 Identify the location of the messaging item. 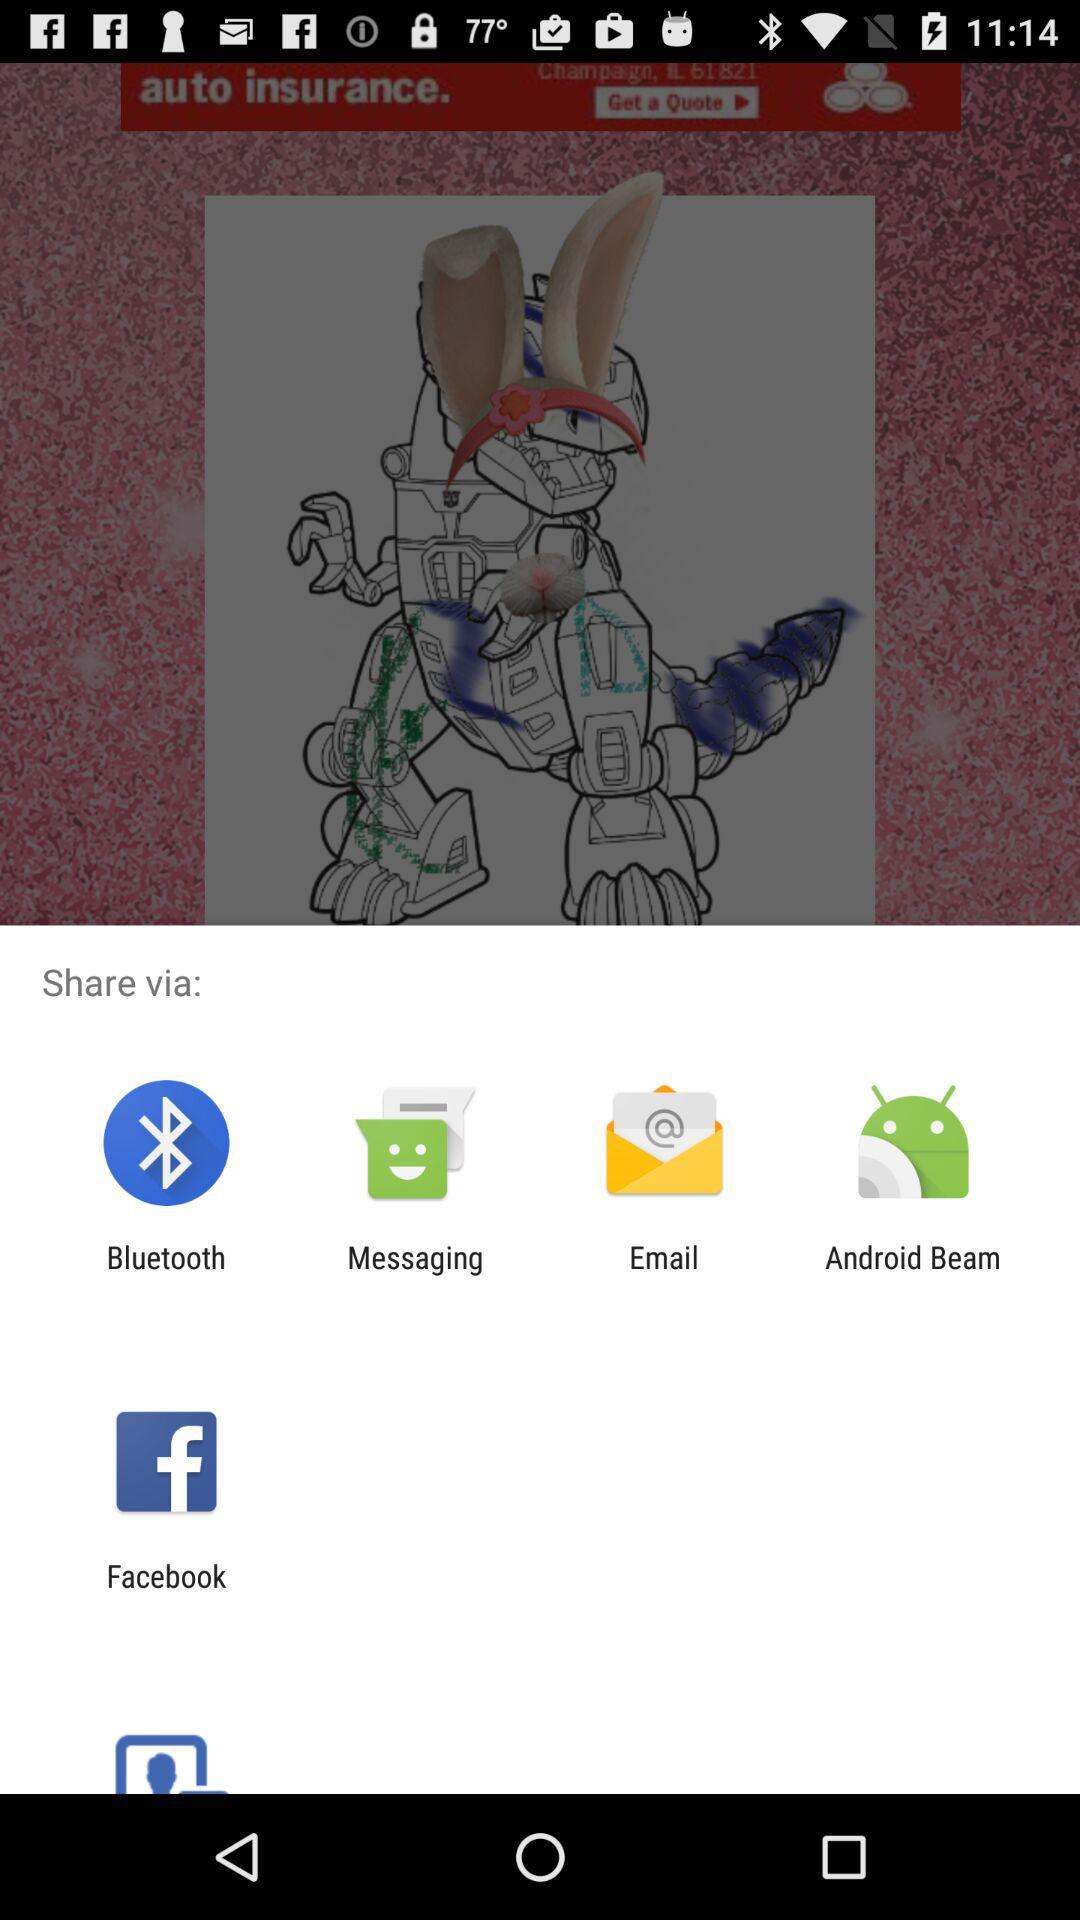
(414, 1274).